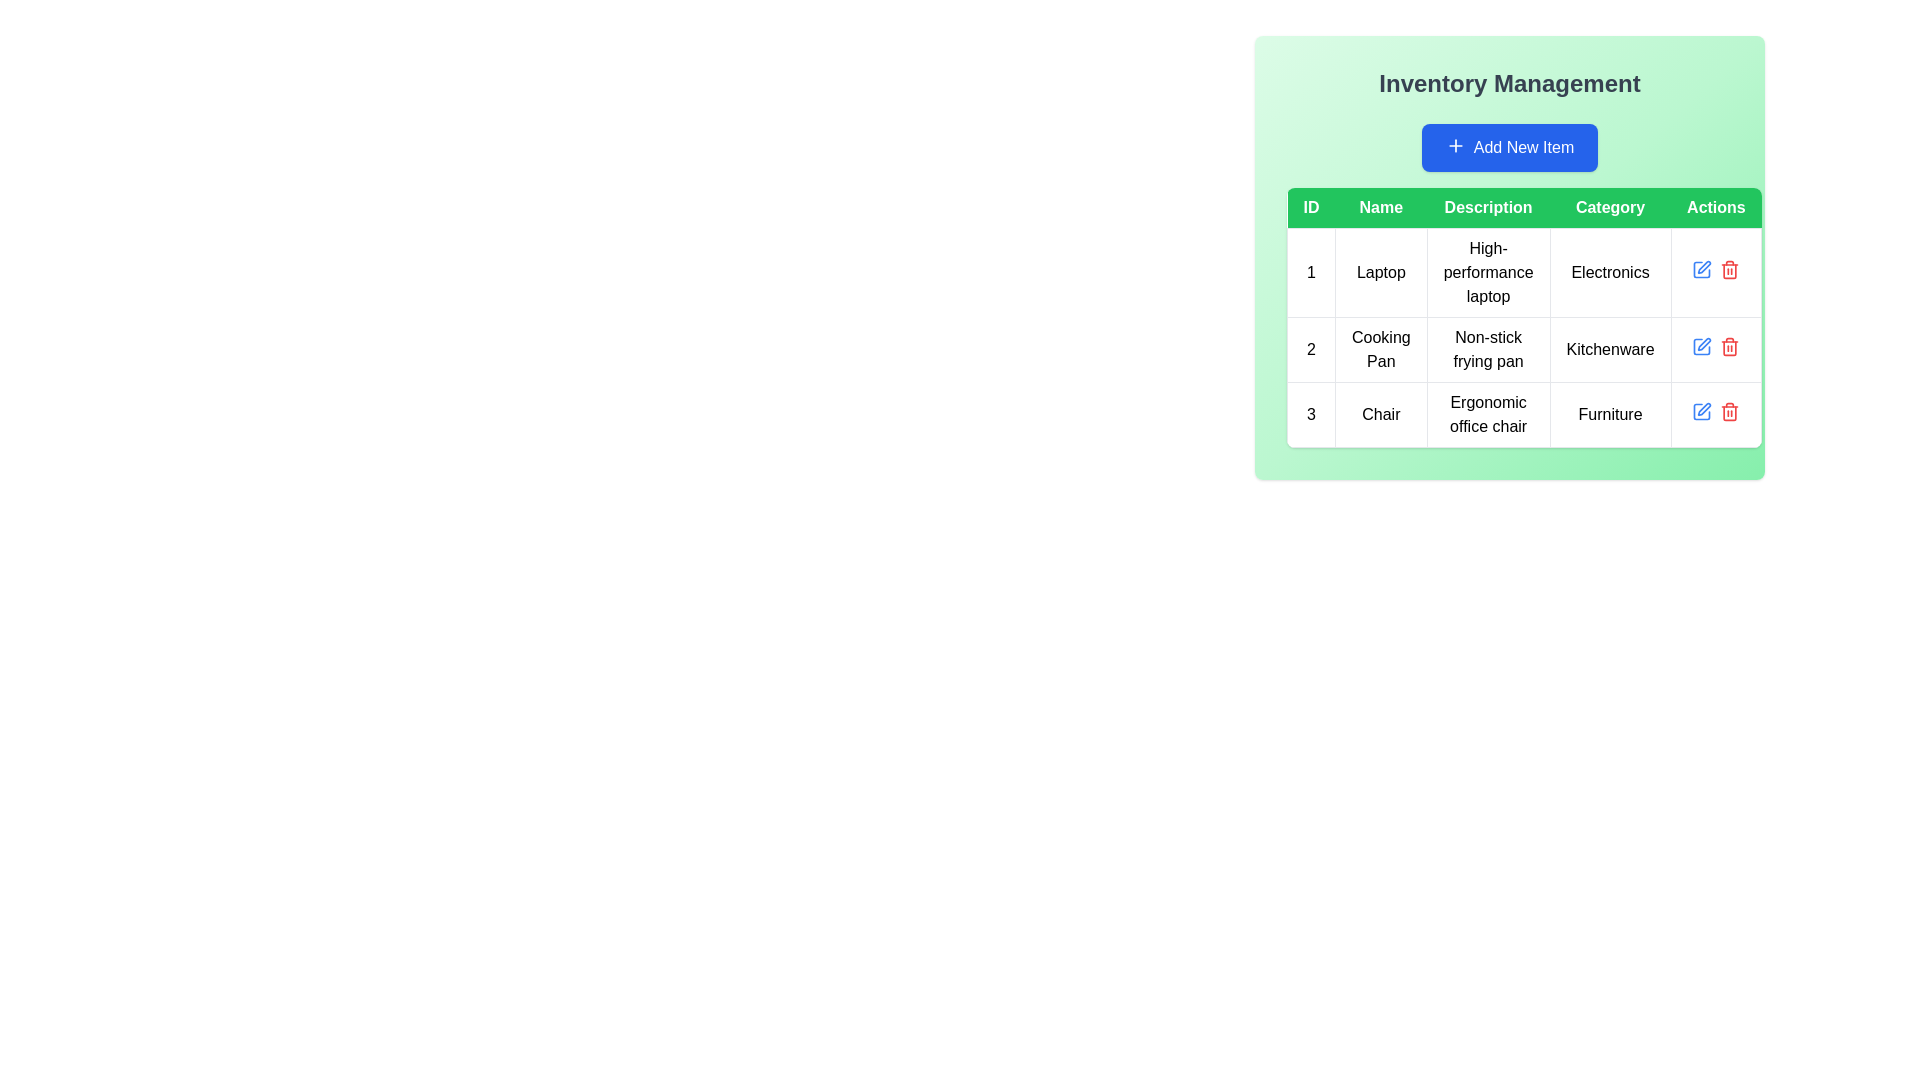 The width and height of the screenshot is (1920, 1080). I want to click on description text of the 'Non-stick frying pan' label, which is located in the 'Description' column of the second row of the table, so click(1488, 349).